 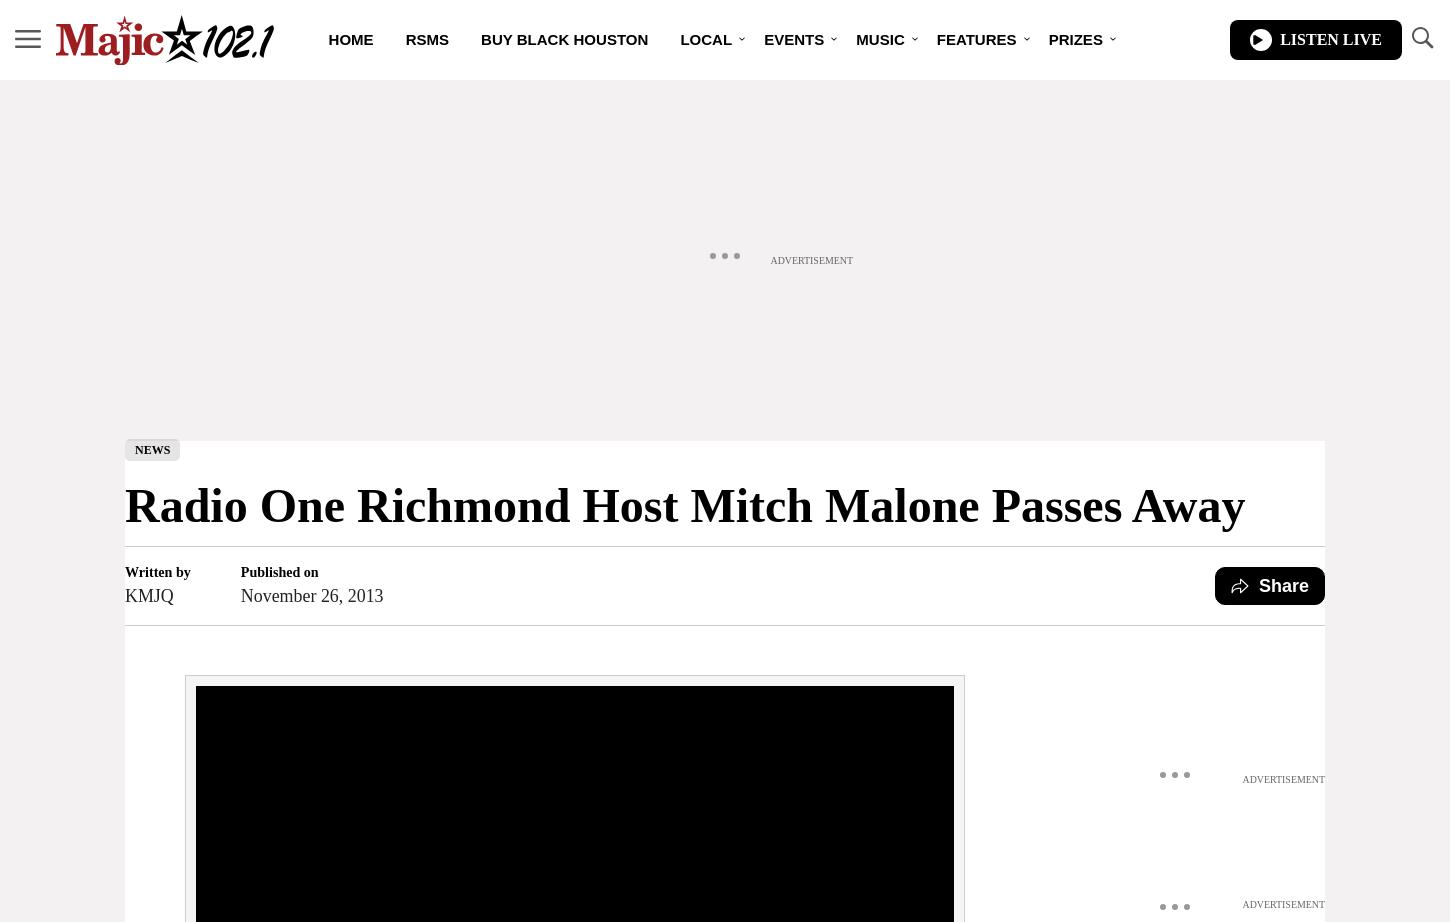 What do you see at coordinates (445, 108) in the screenshot?
I see `'DJs'` at bounding box center [445, 108].